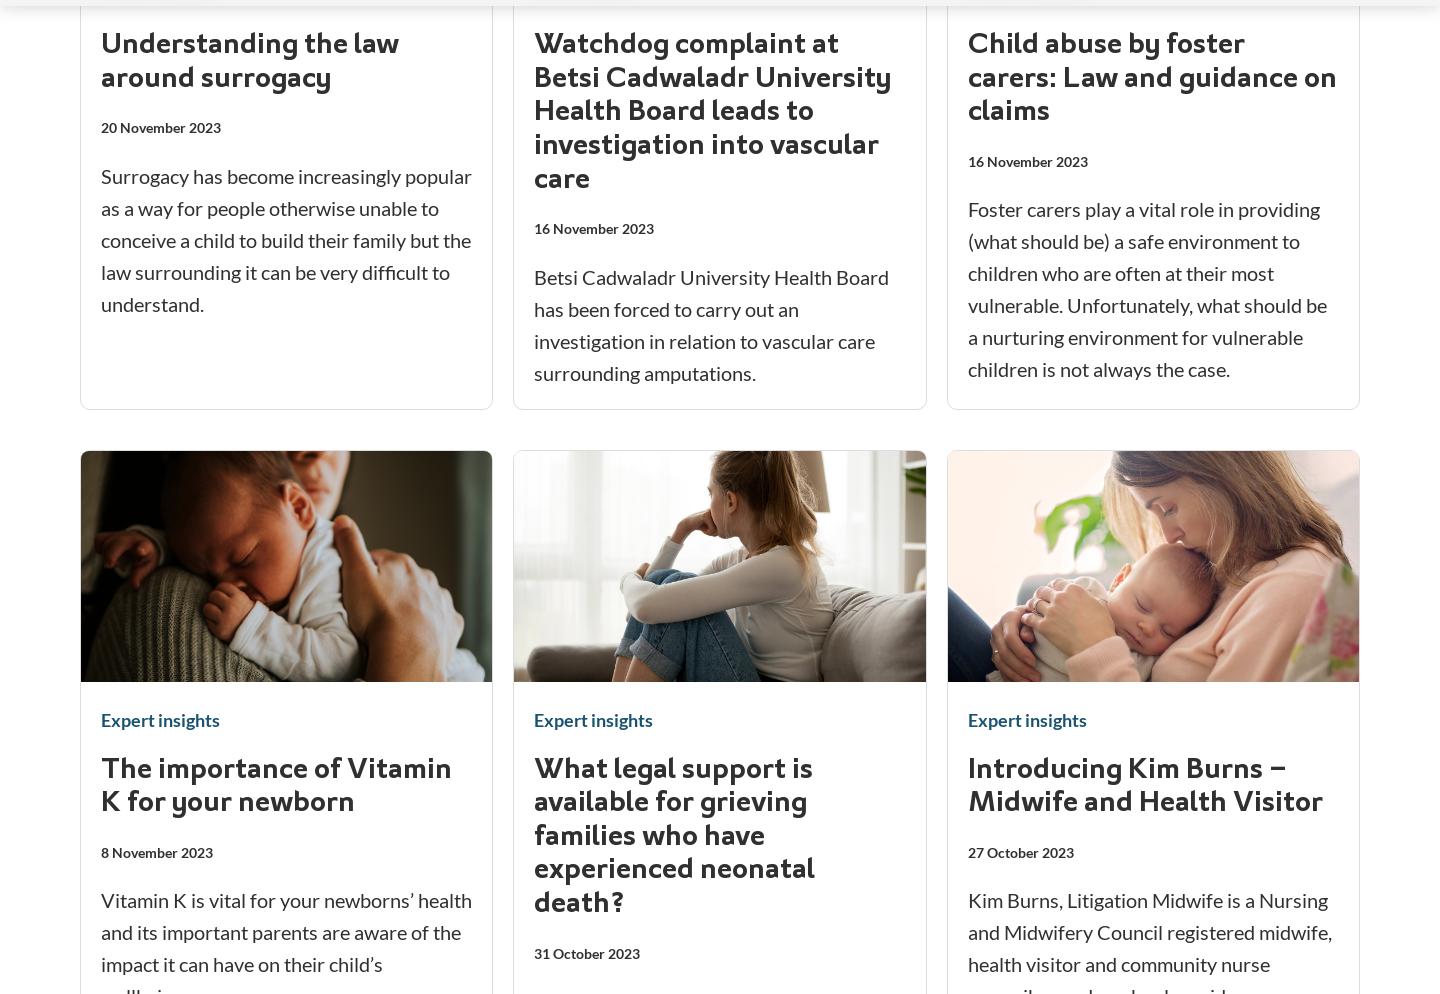  Describe the element at coordinates (586, 952) in the screenshot. I see `'31 October 2023'` at that location.